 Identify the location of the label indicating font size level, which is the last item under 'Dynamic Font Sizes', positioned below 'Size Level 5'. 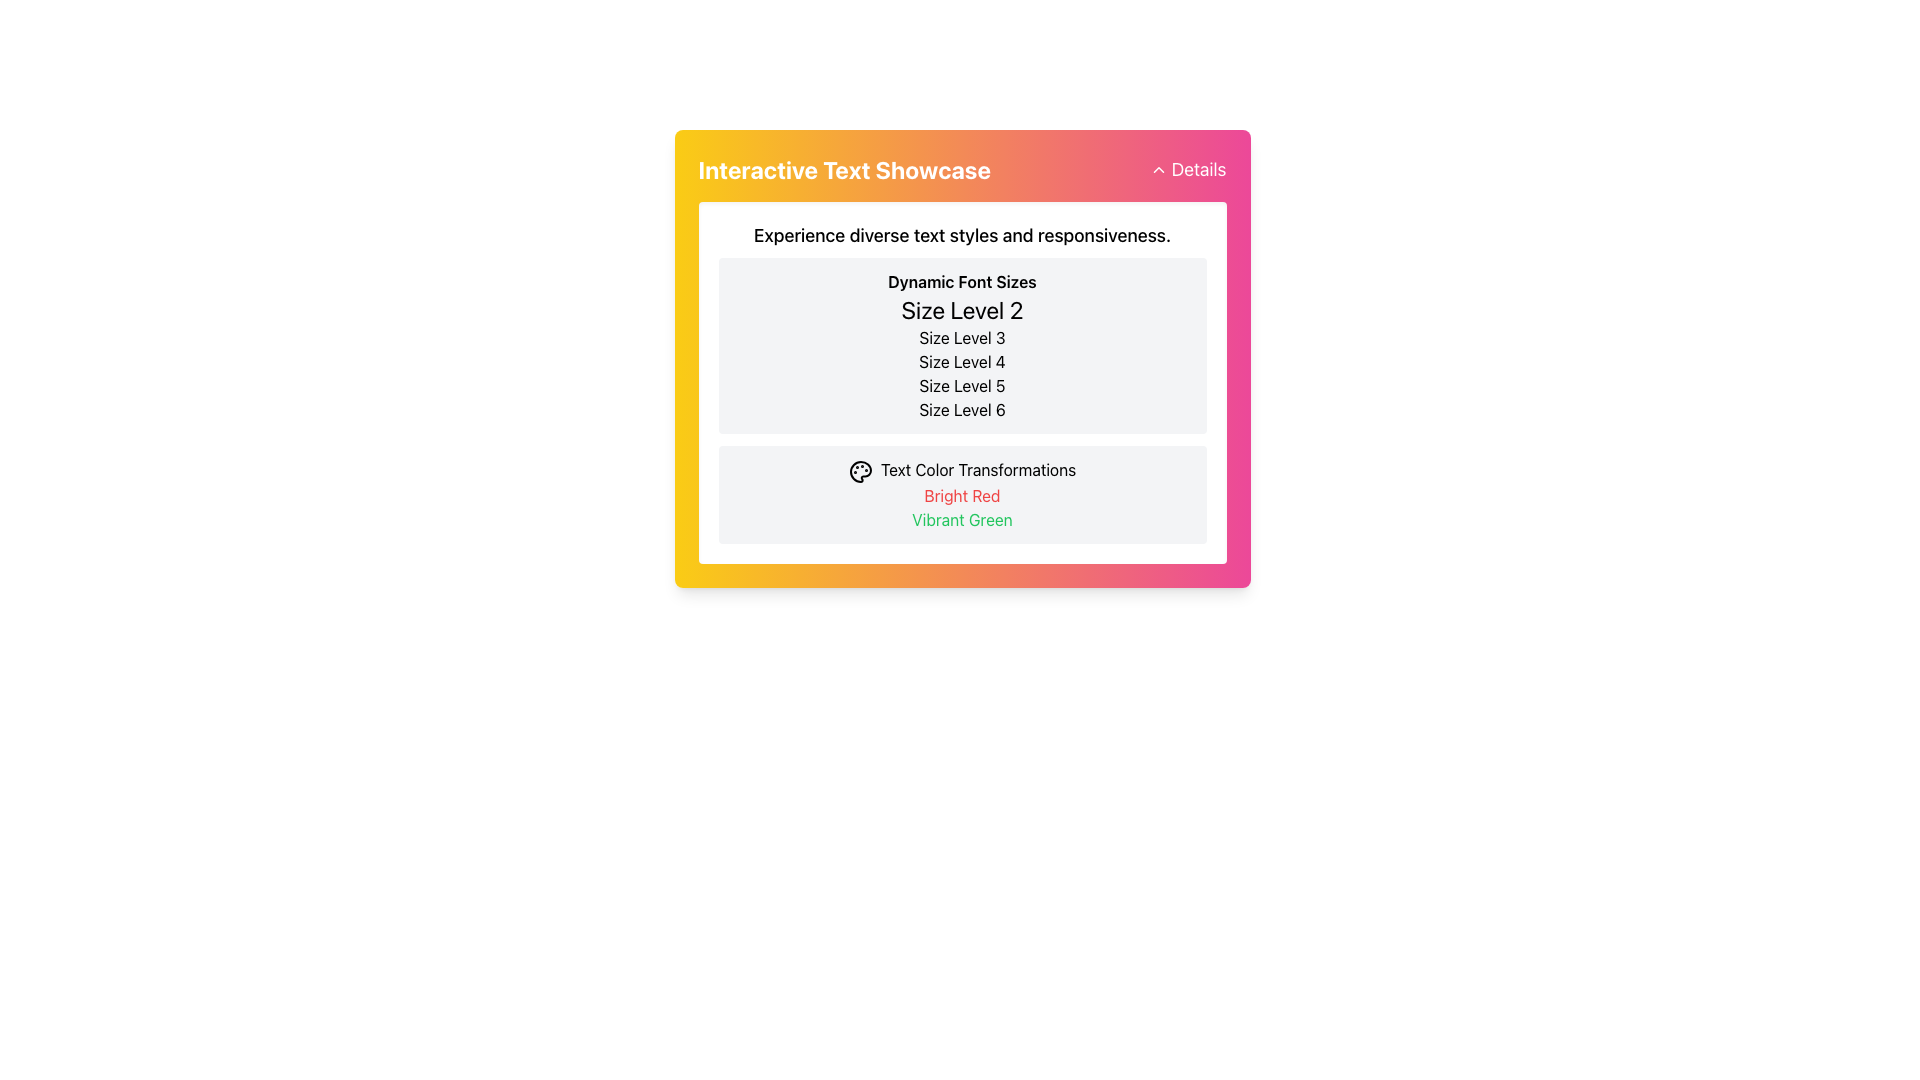
(962, 408).